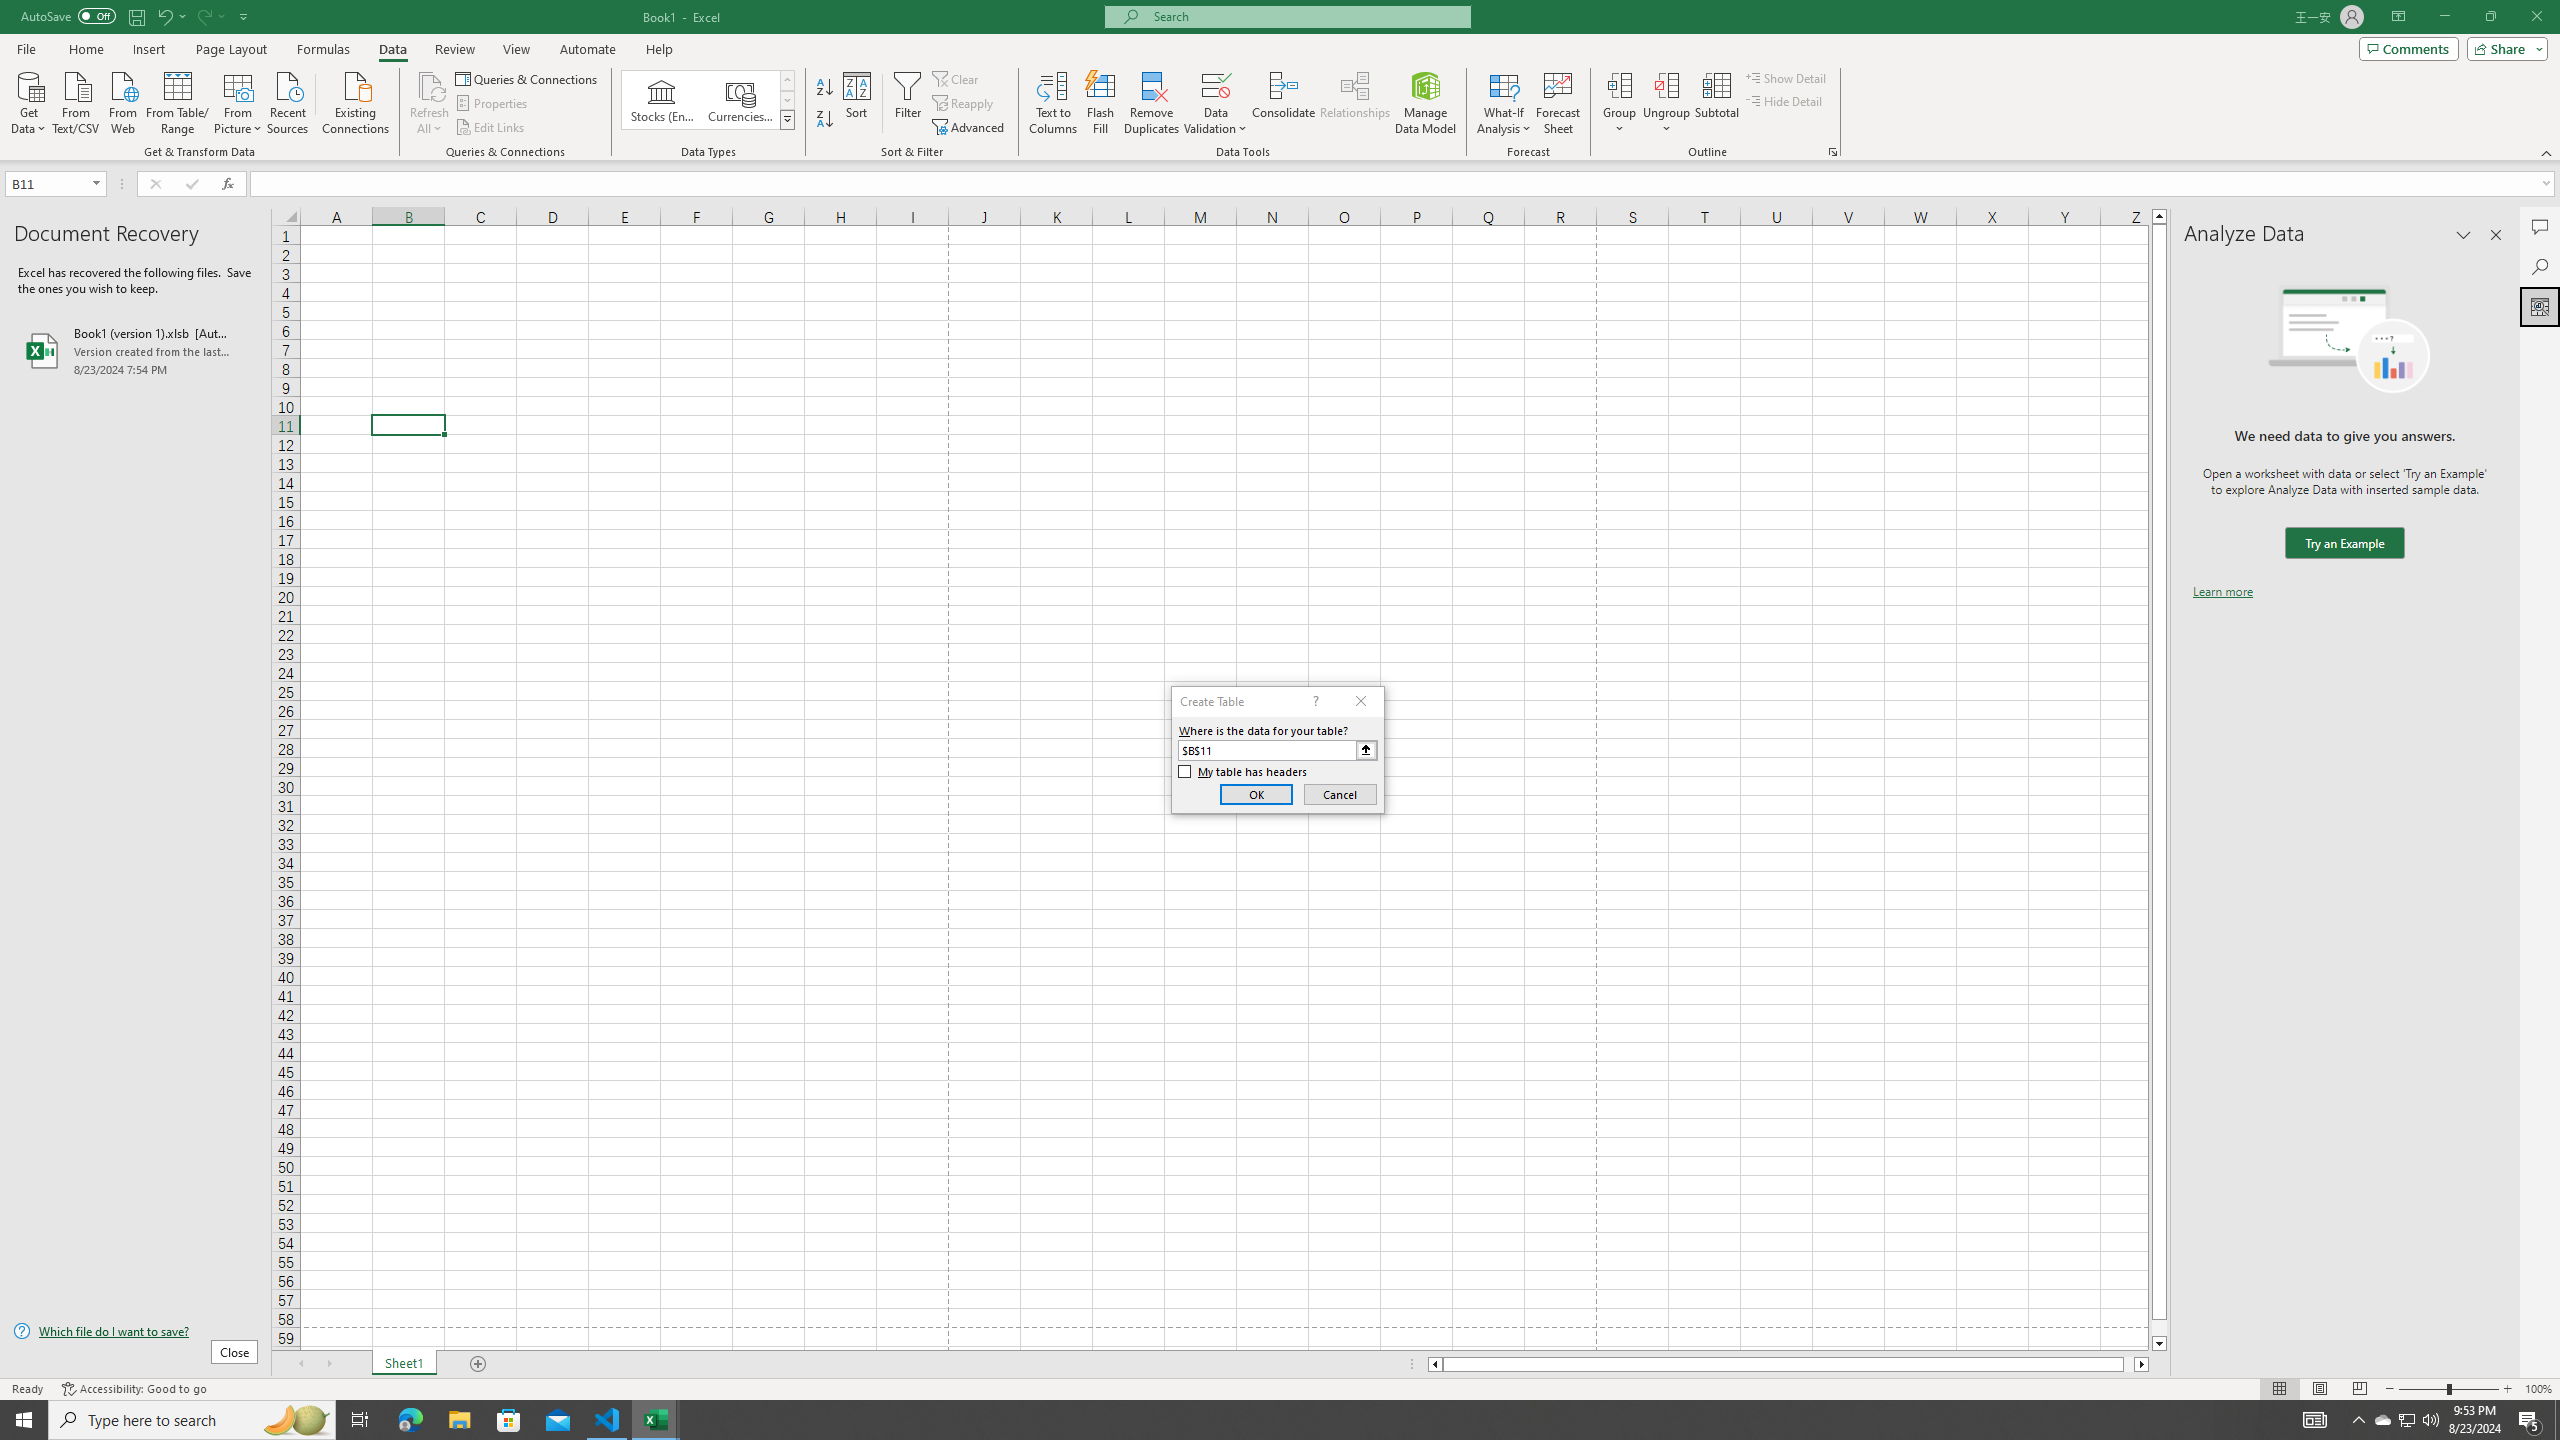 The height and width of the screenshot is (1440, 2560). I want to click on 'Reapply', so click(965, 103).